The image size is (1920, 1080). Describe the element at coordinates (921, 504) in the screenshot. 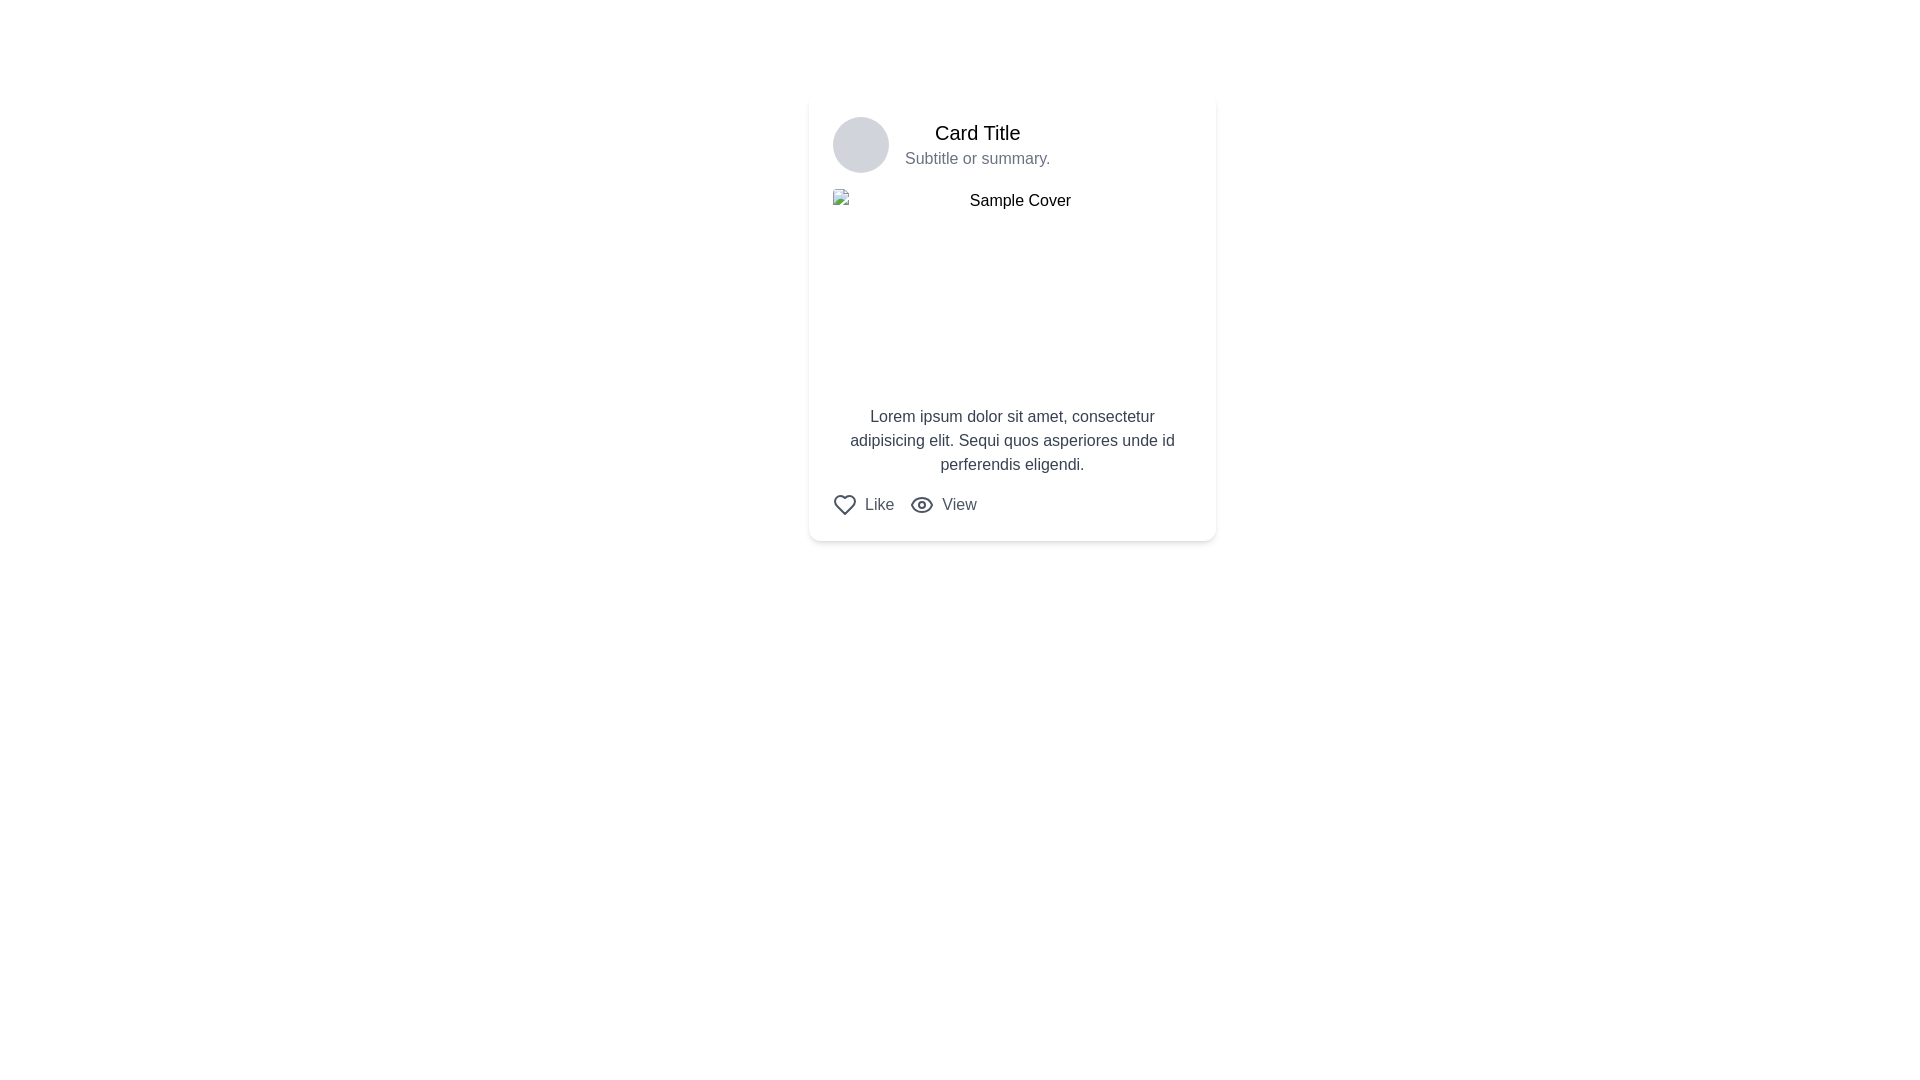

I see `the icon located within the 'View' button at the bottom-right corner of the card component` at that location.